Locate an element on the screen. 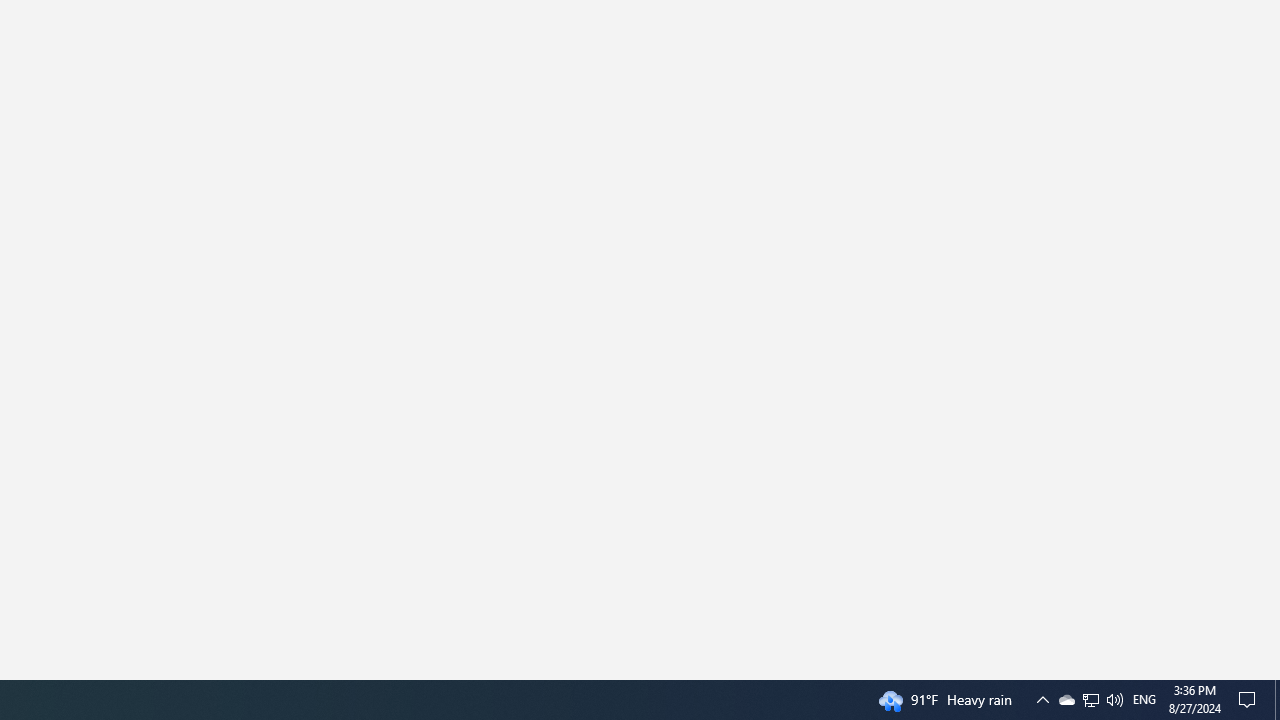 The height and width of the screenshot is (720, 1280). 'Q2790: 100%' is located at coordinates (1144, 698).